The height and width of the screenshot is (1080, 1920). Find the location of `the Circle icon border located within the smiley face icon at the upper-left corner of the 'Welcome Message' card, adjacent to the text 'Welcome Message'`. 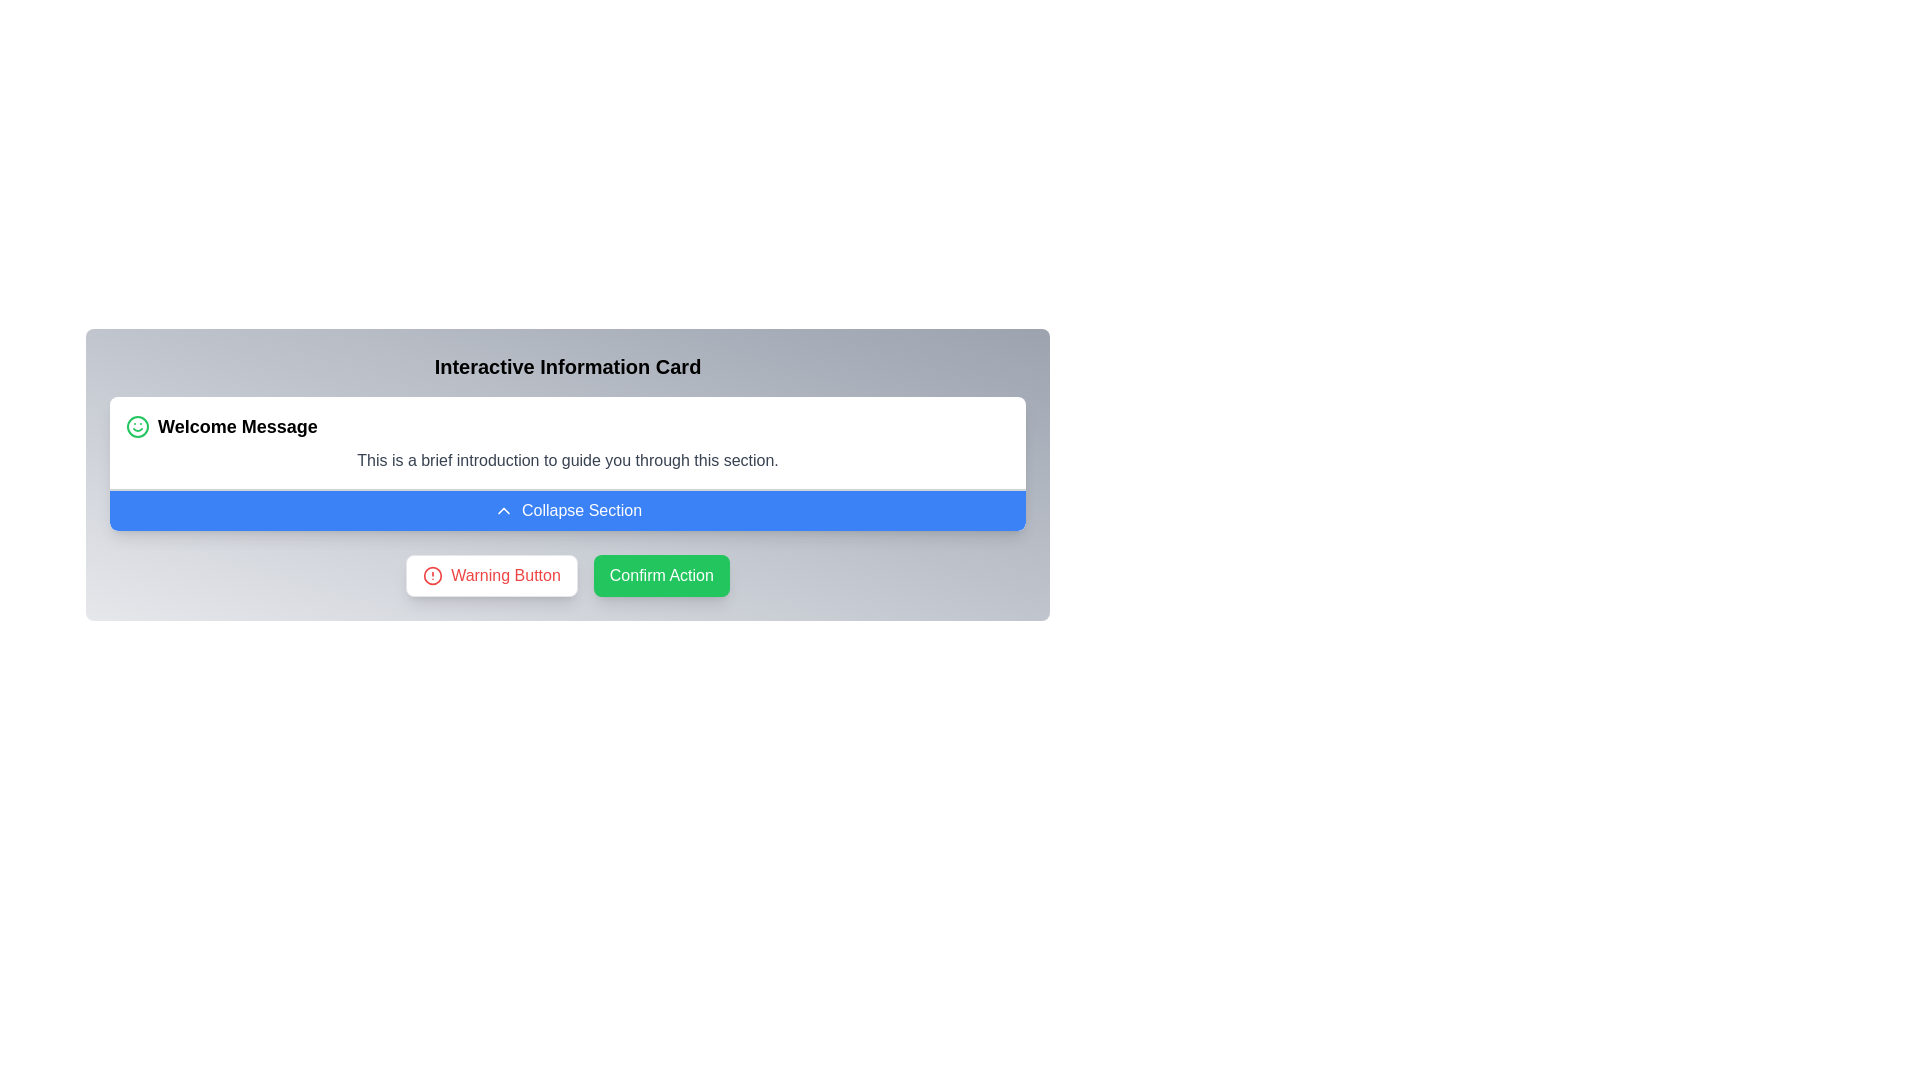

the Circle icon border located within the smiley face icon at the upper-left corner of the 'Welcome Message' card, adjacent to the text 'Welcome Message' is located at coordinates (137, 426).